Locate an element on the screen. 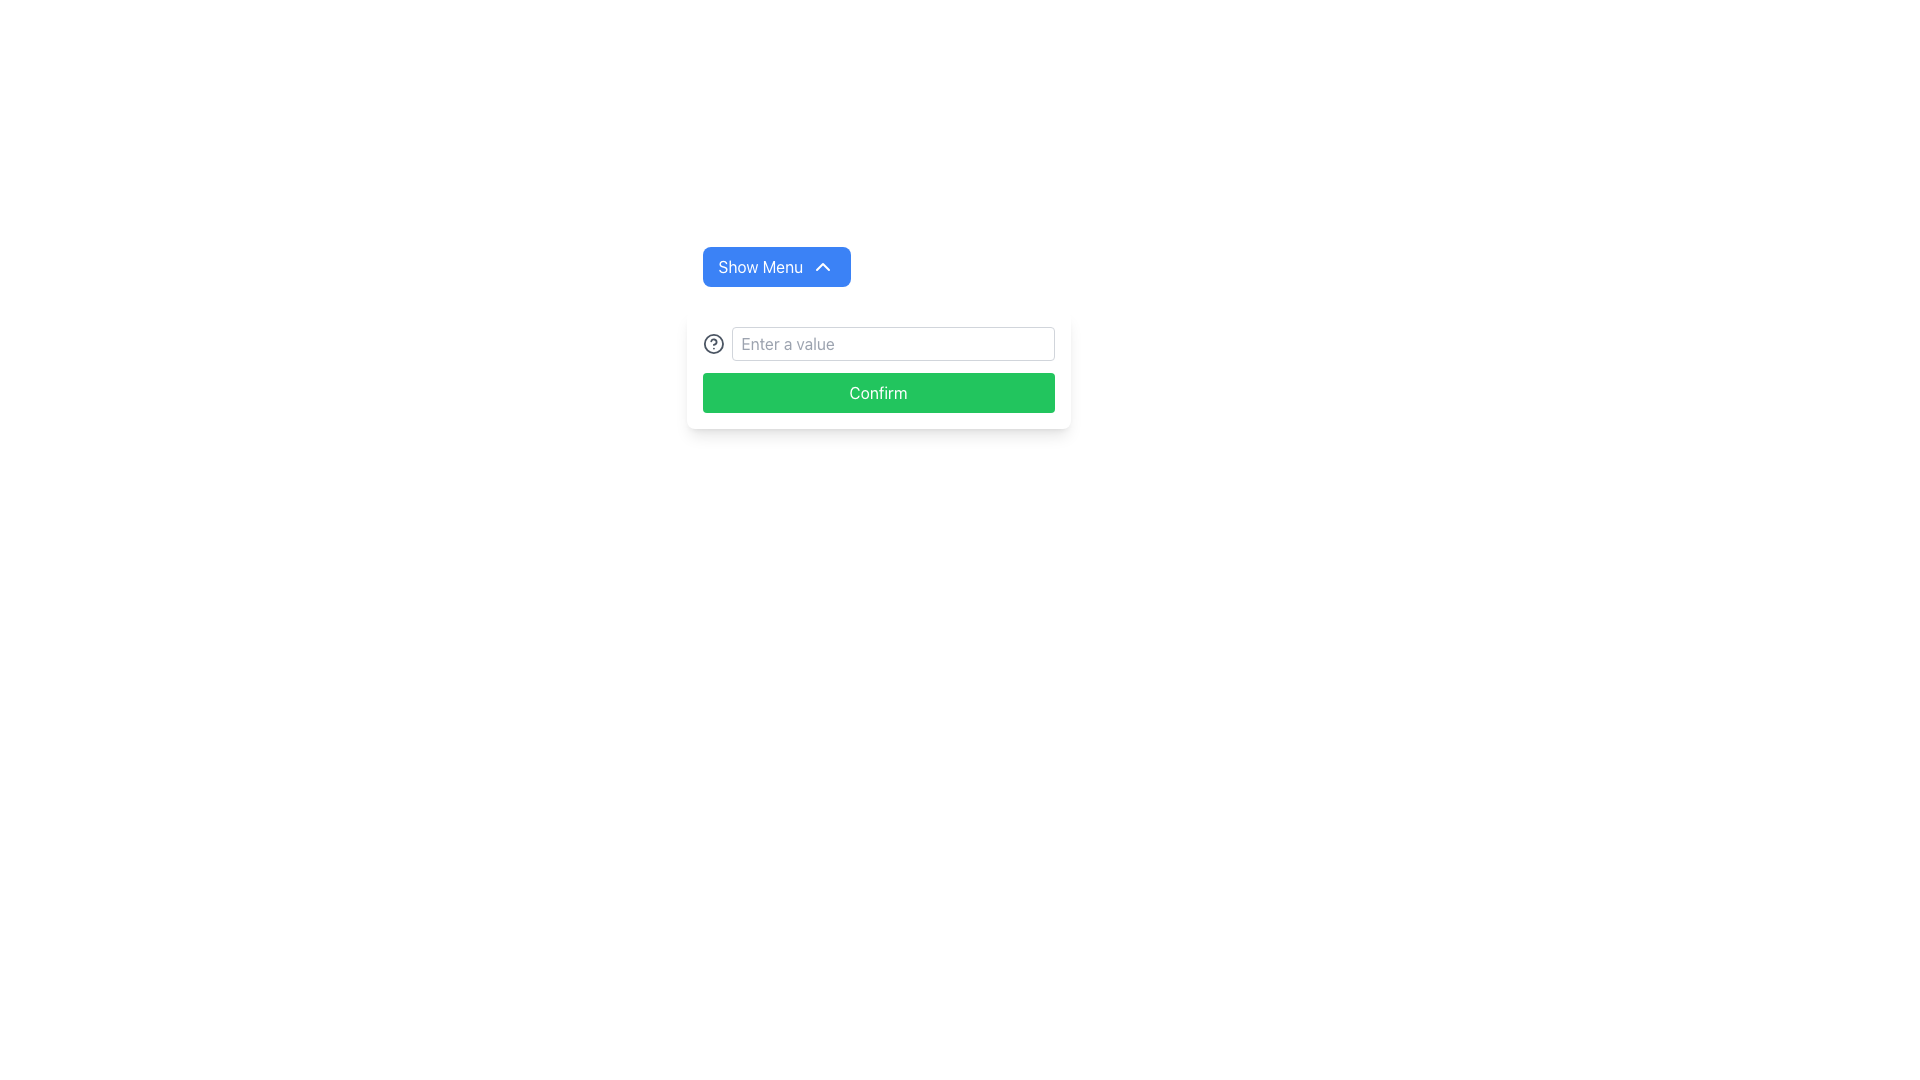 Image resolution: width=1920 pixels, height=1080 pixels. the downward-pointing chevron icon located at the far right end of the 'Show Menu' button is located at coordinates (823, 265).